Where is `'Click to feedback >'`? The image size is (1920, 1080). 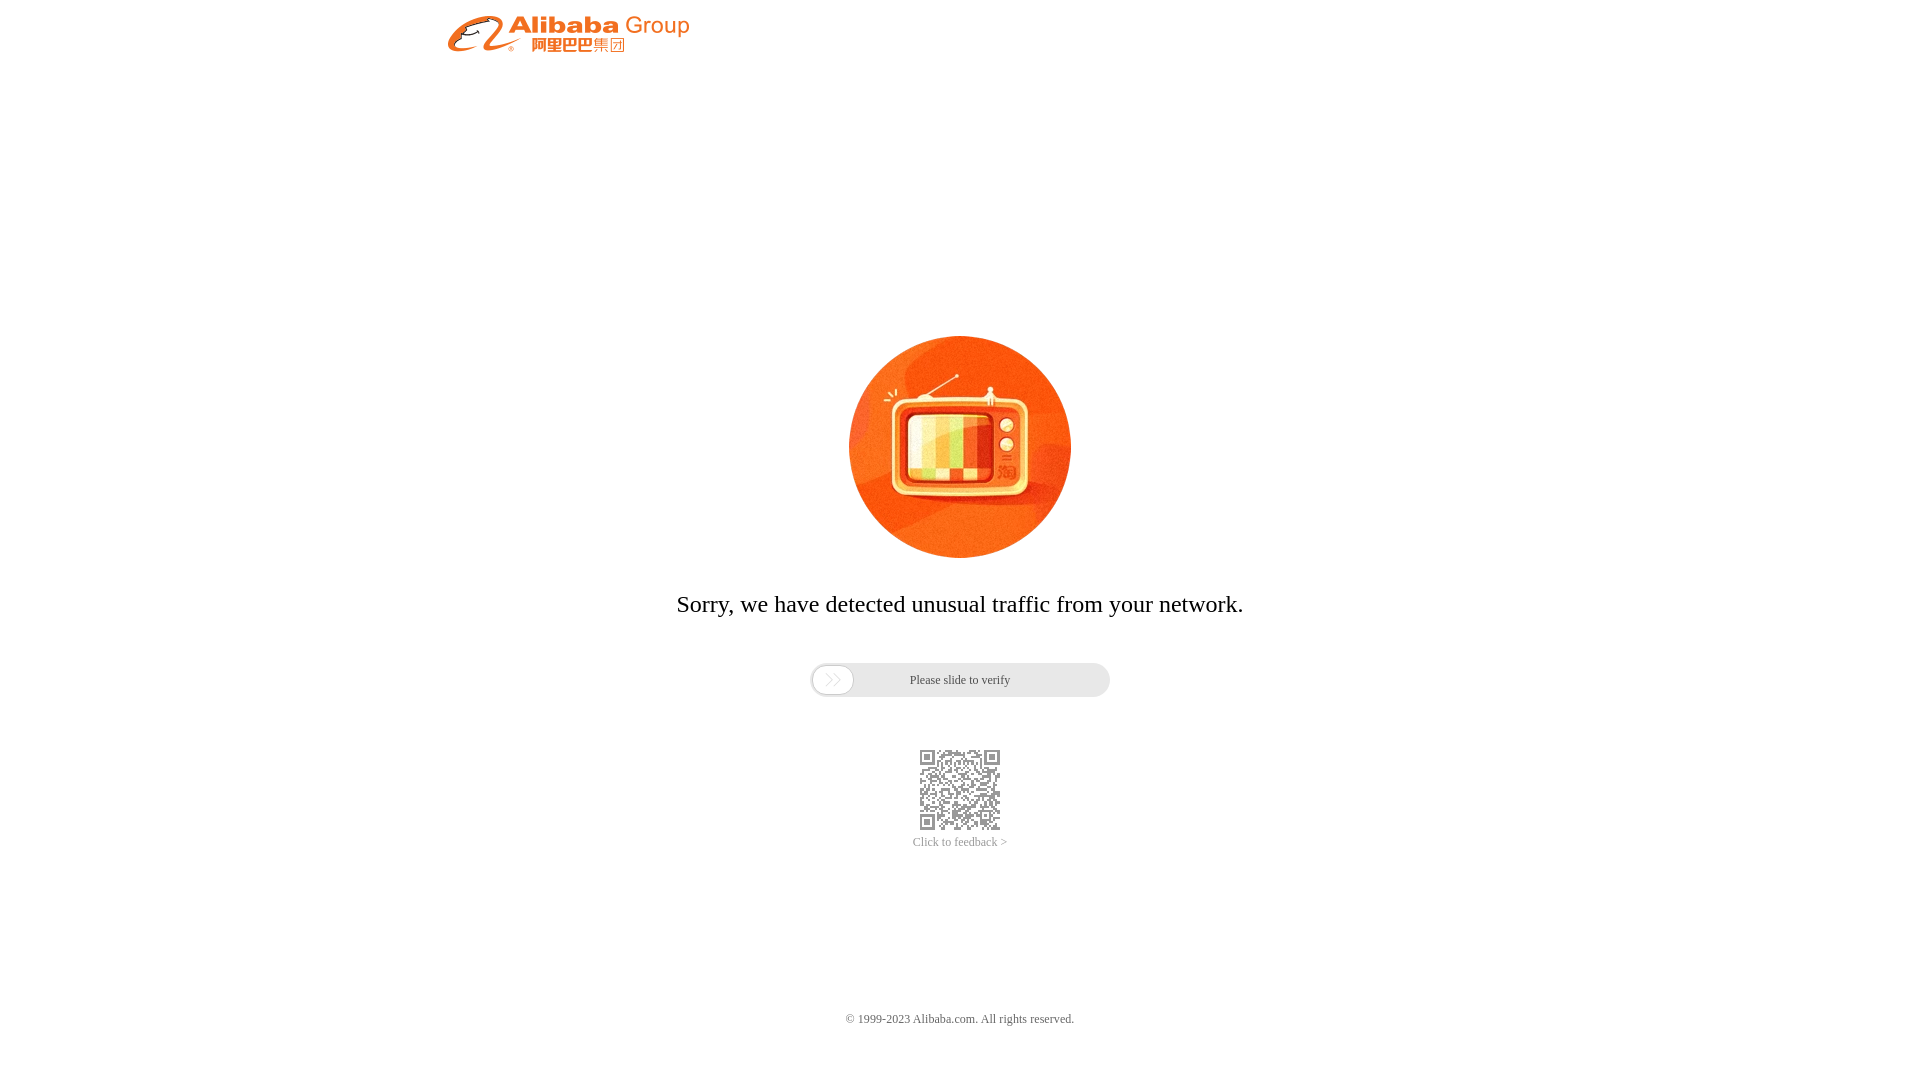 'Click to feedback >' is located at coordinates (960, 842).